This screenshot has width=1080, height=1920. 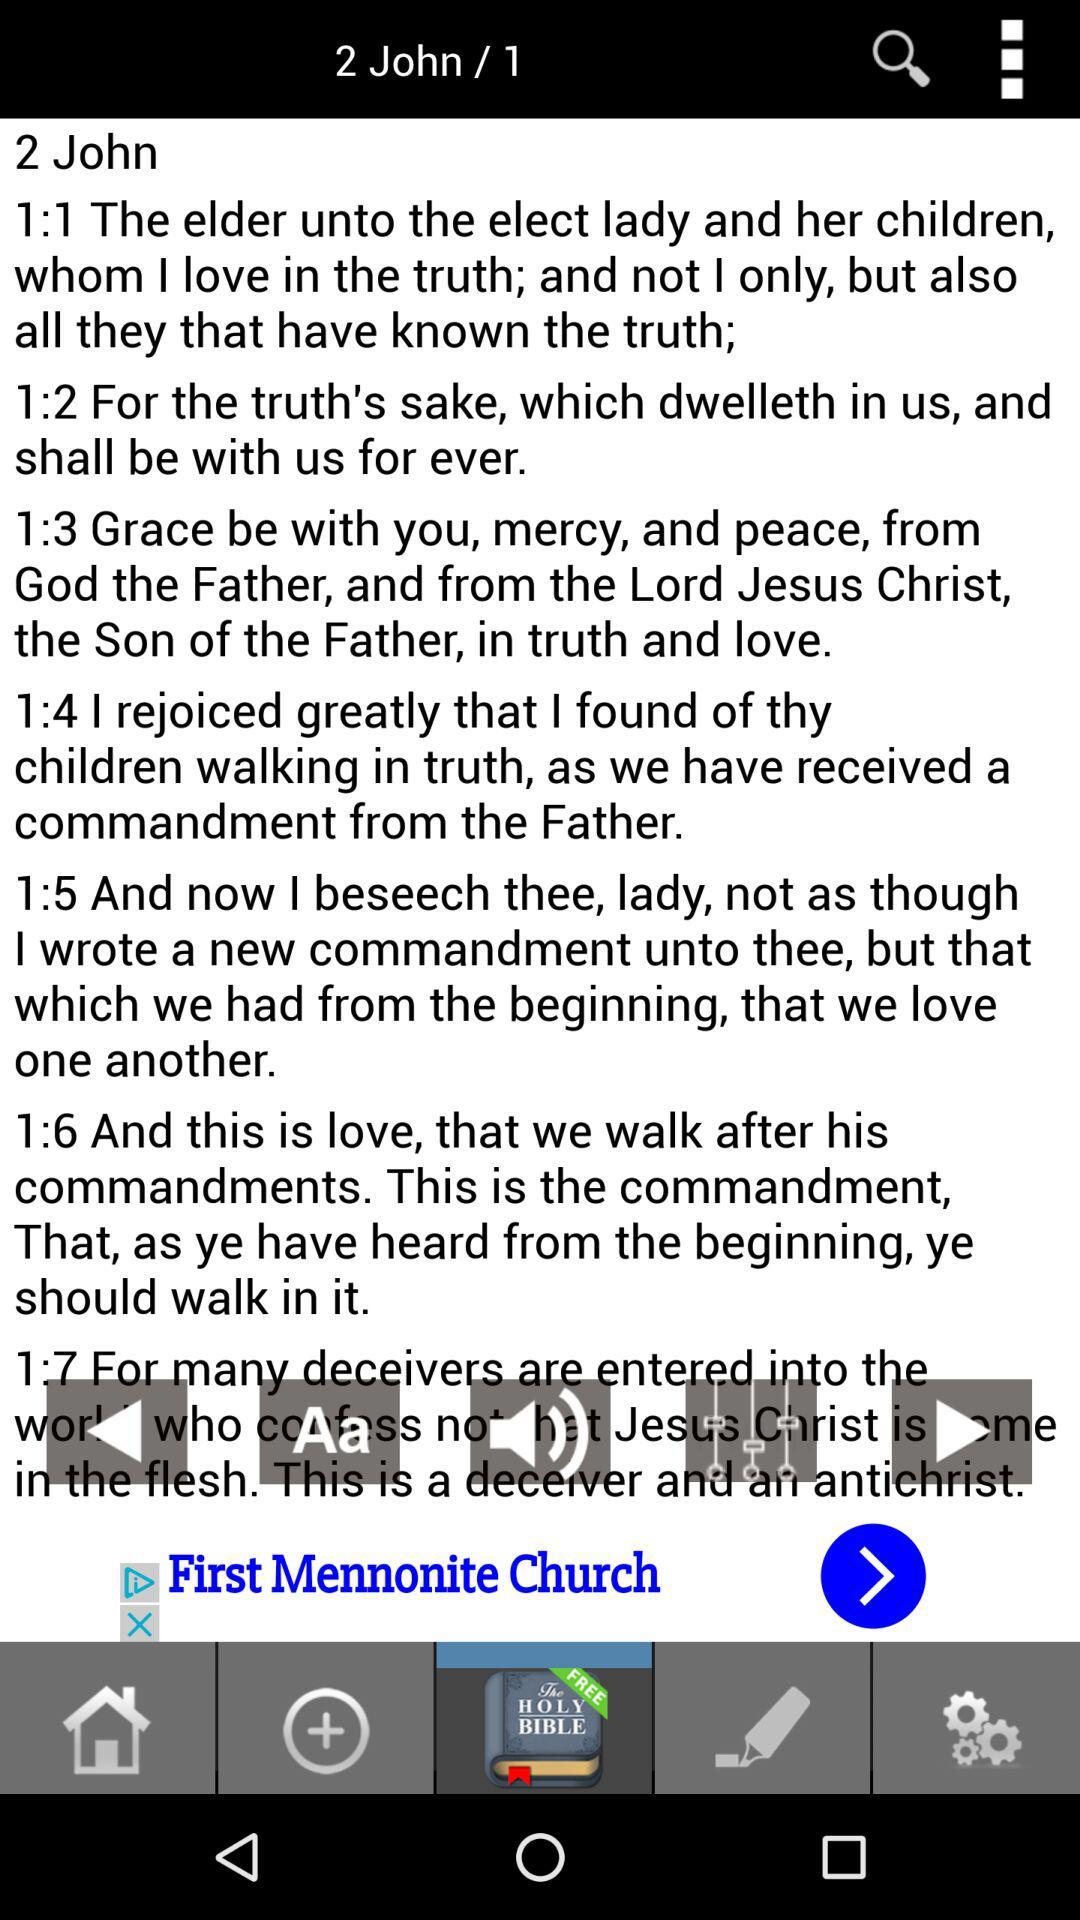 I want to click on the edit icon, so click(x=762, y=1851).